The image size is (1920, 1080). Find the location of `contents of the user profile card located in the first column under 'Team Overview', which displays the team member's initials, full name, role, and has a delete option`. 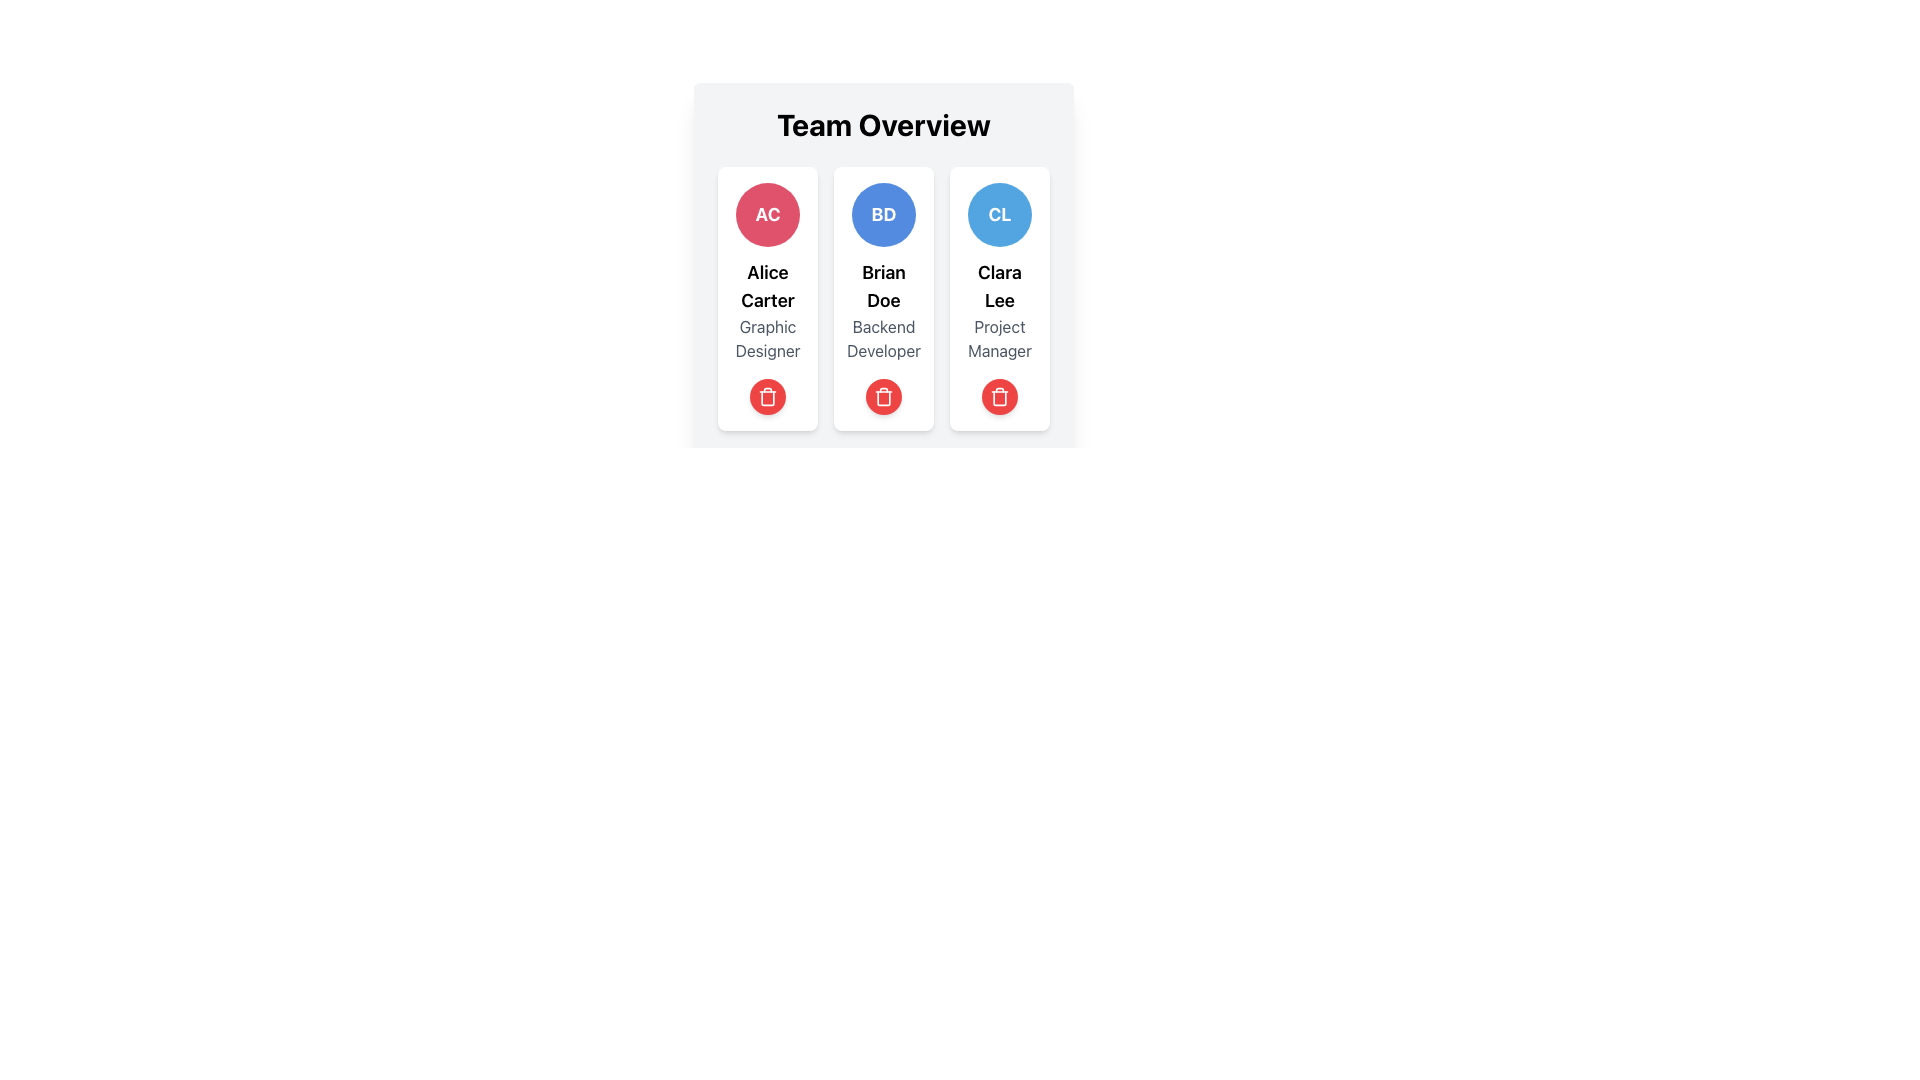

contents of the user profile card located in the first column under 'Team Overview', which displays the team member's initials, full name, role, and has a delete option is located at coordinates (767, 299).